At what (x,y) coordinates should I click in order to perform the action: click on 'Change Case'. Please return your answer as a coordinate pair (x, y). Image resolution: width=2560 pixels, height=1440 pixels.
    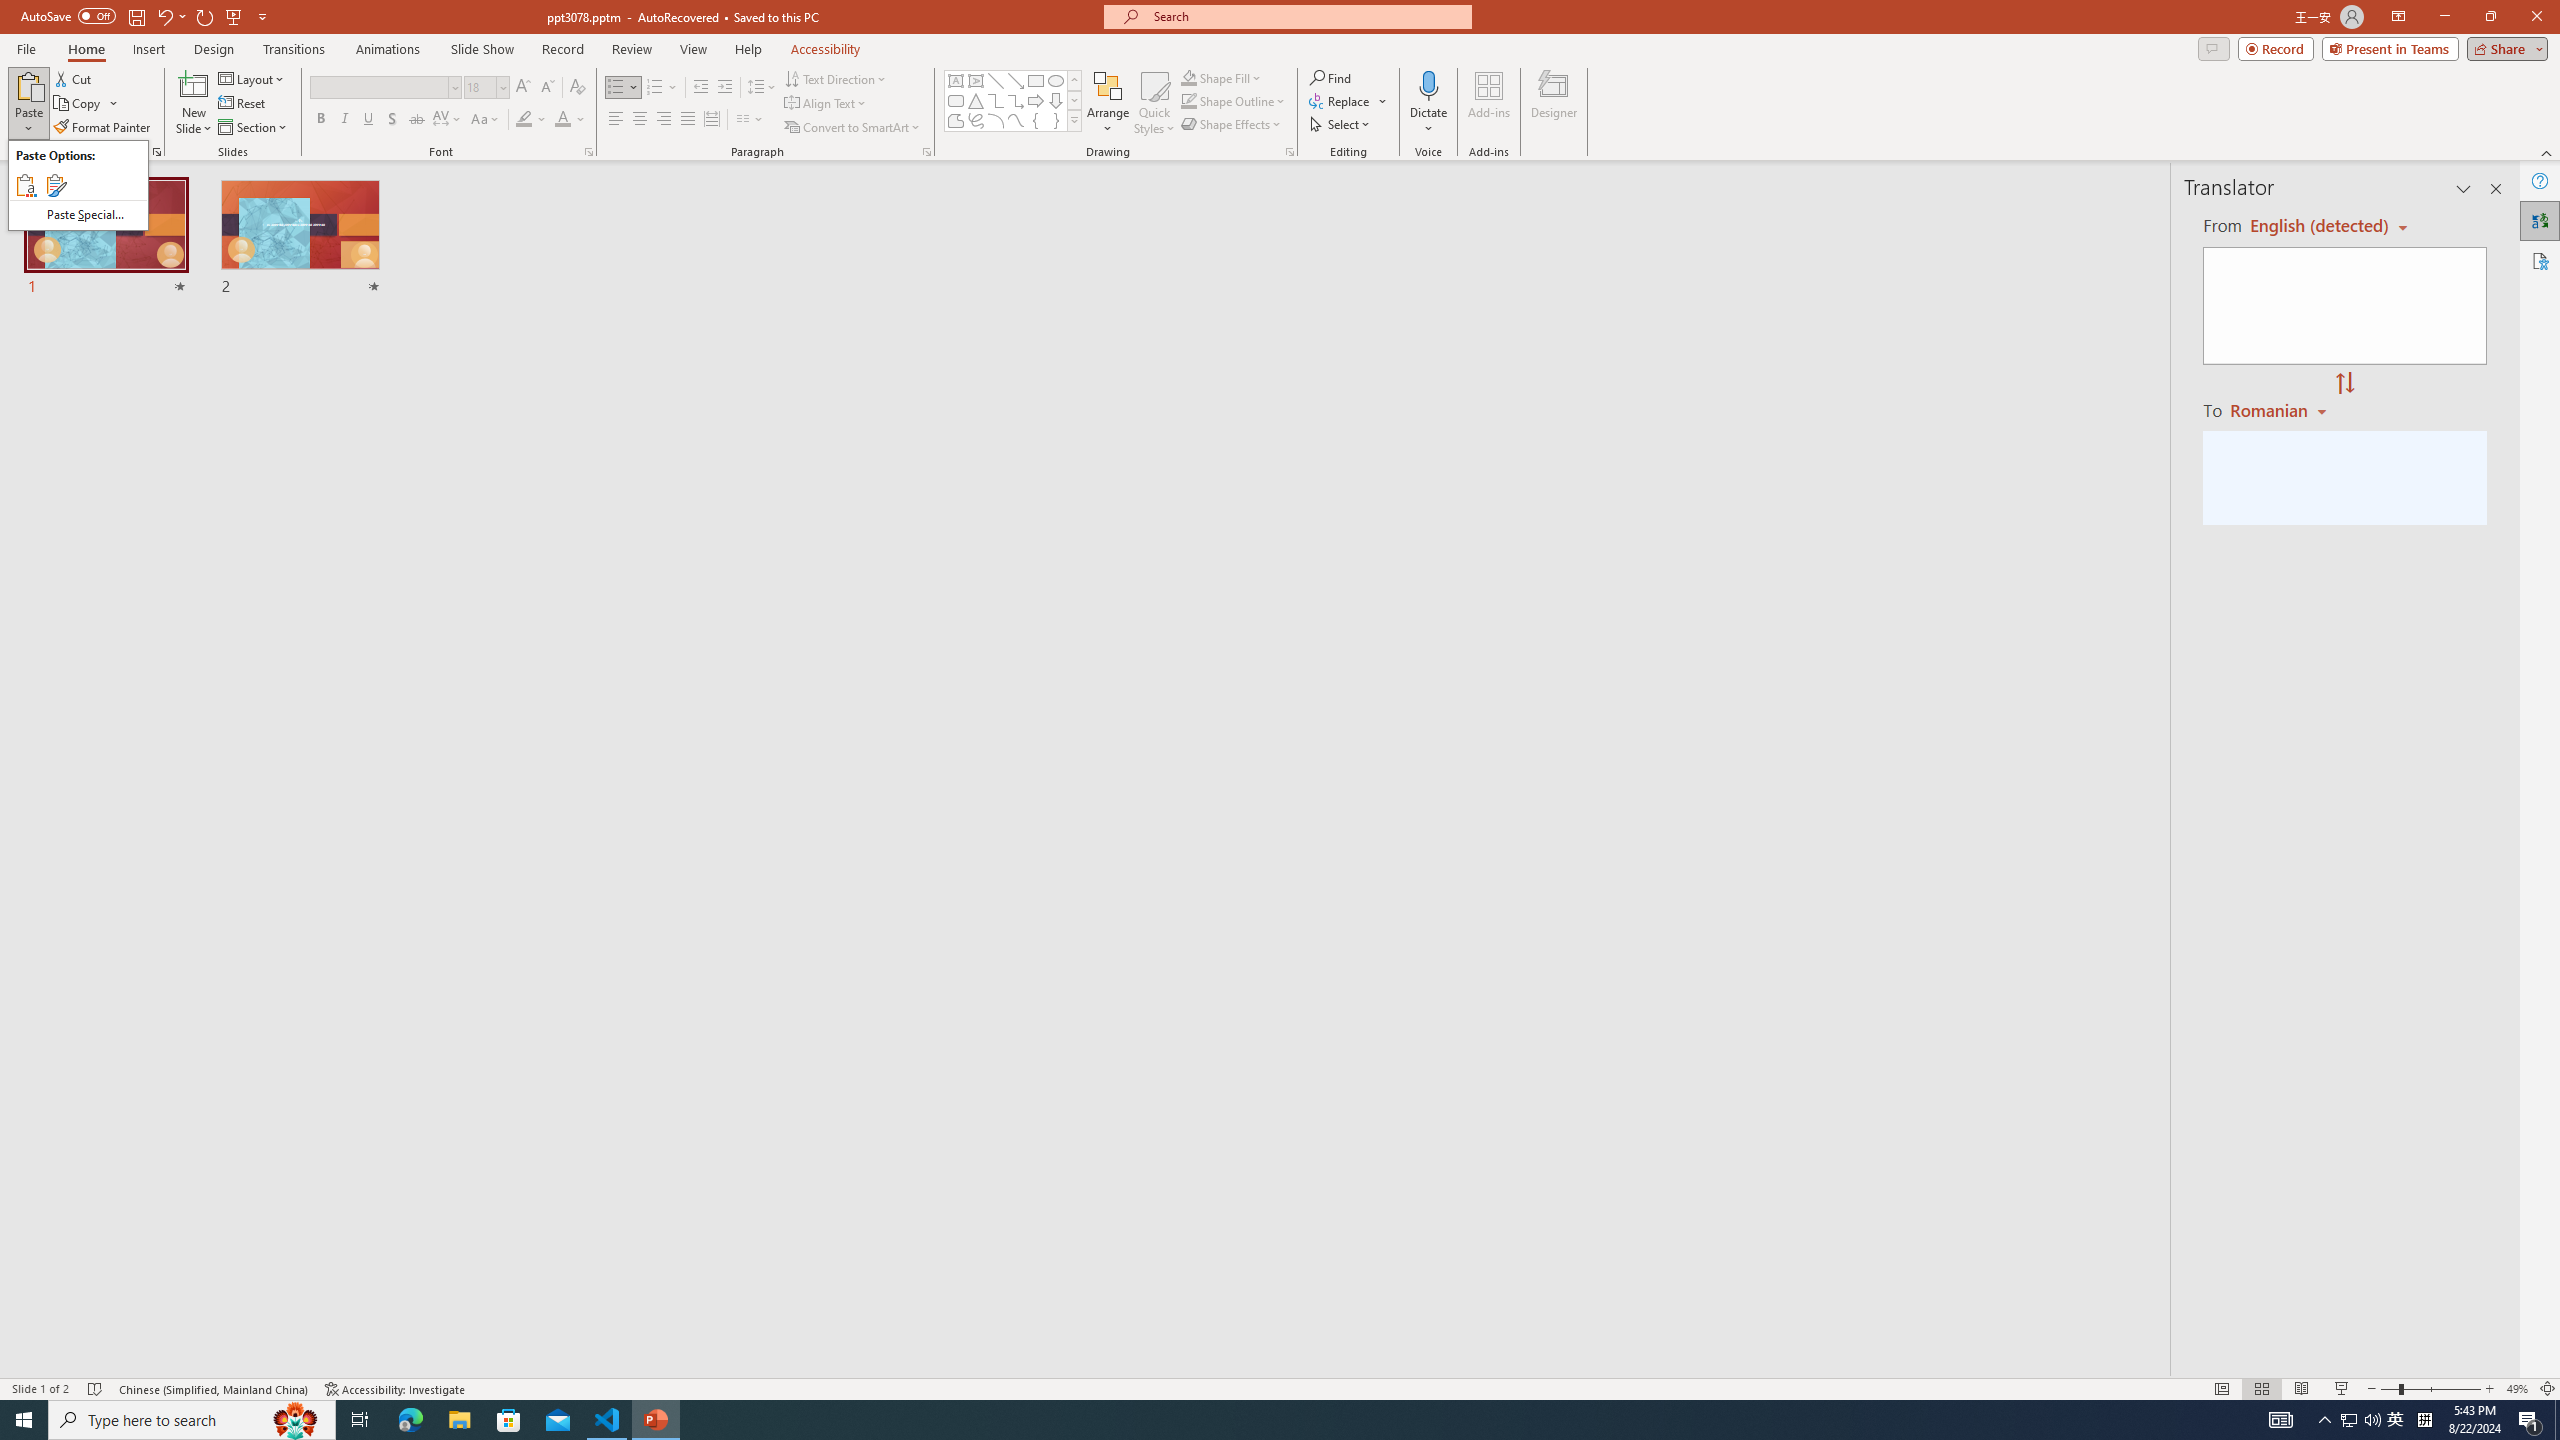
    Looking at the image, I should click on (485, 118).